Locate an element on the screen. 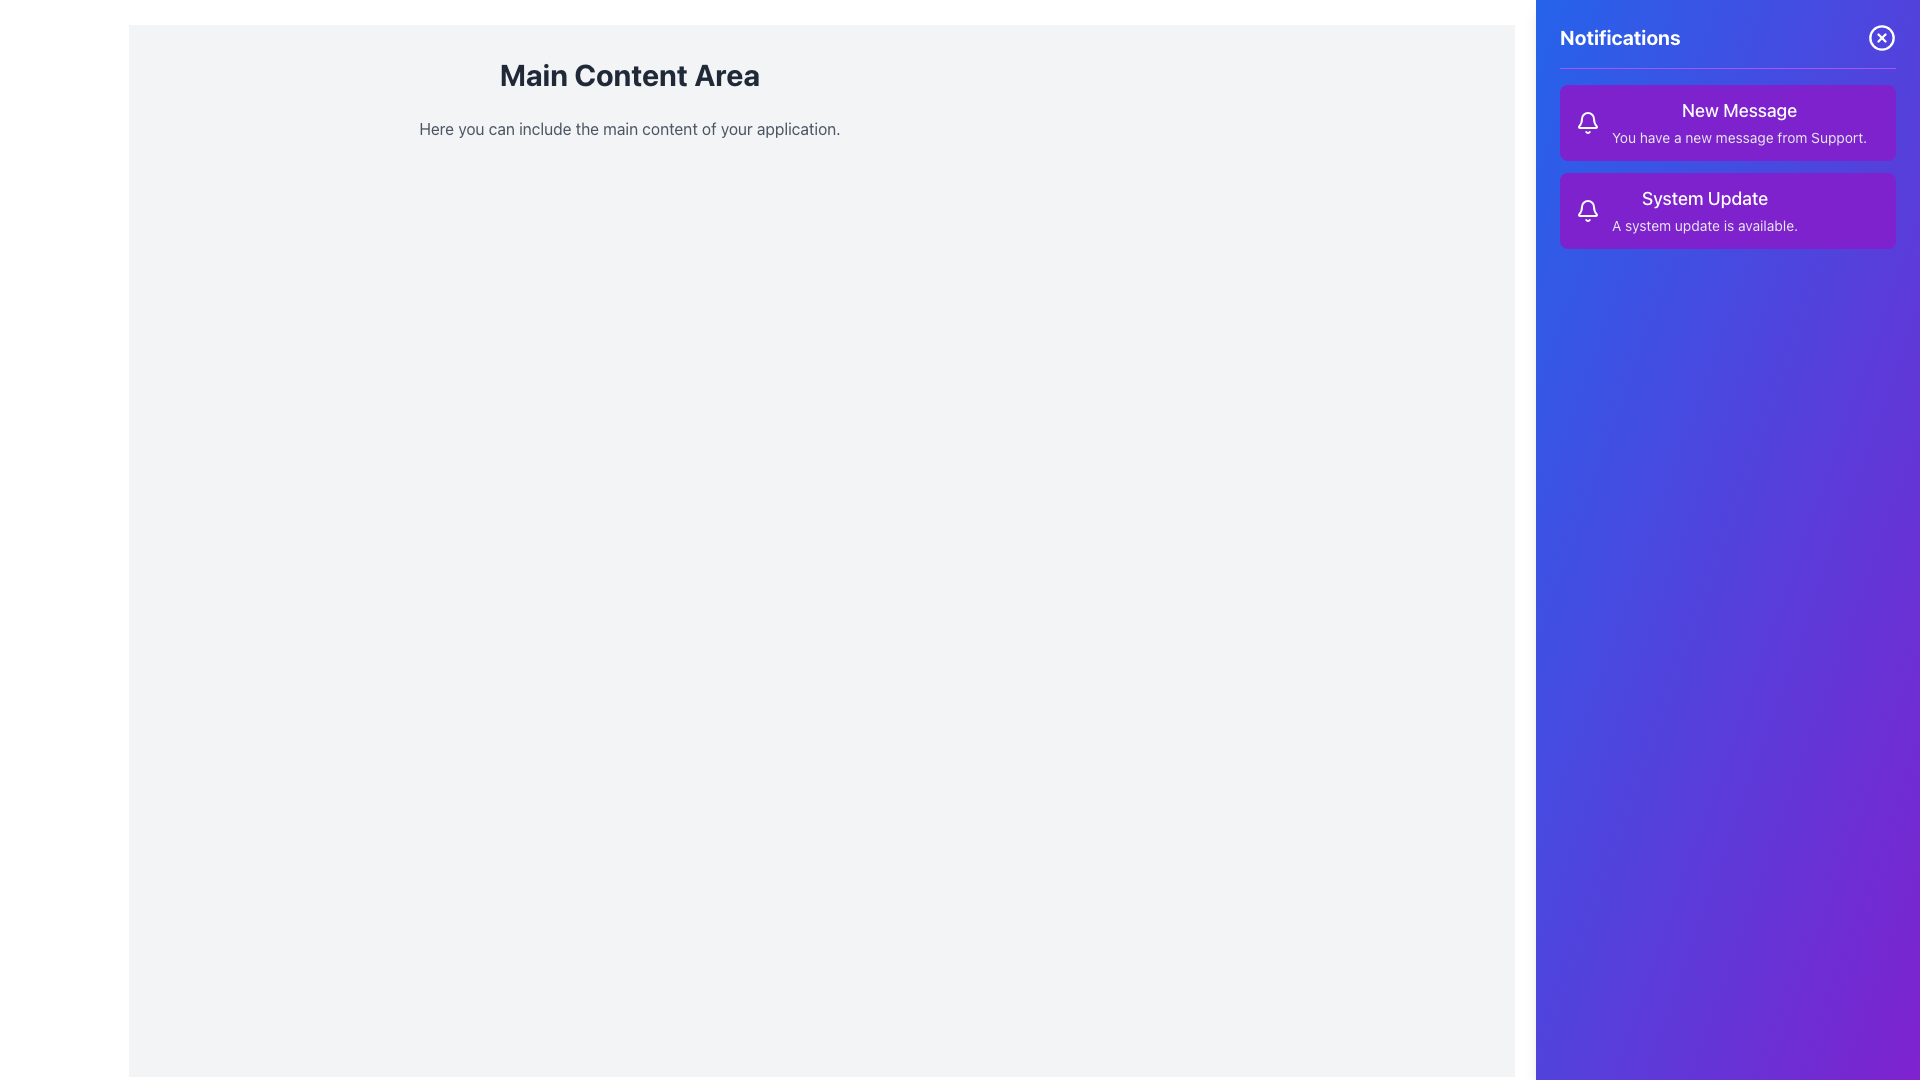 This screenshot has height=1080, width=1920. the 'New Message' text label located at the top of the notification card in the 'Notifications' panel on the right side of the interface is located at coordinates (1738, 111).